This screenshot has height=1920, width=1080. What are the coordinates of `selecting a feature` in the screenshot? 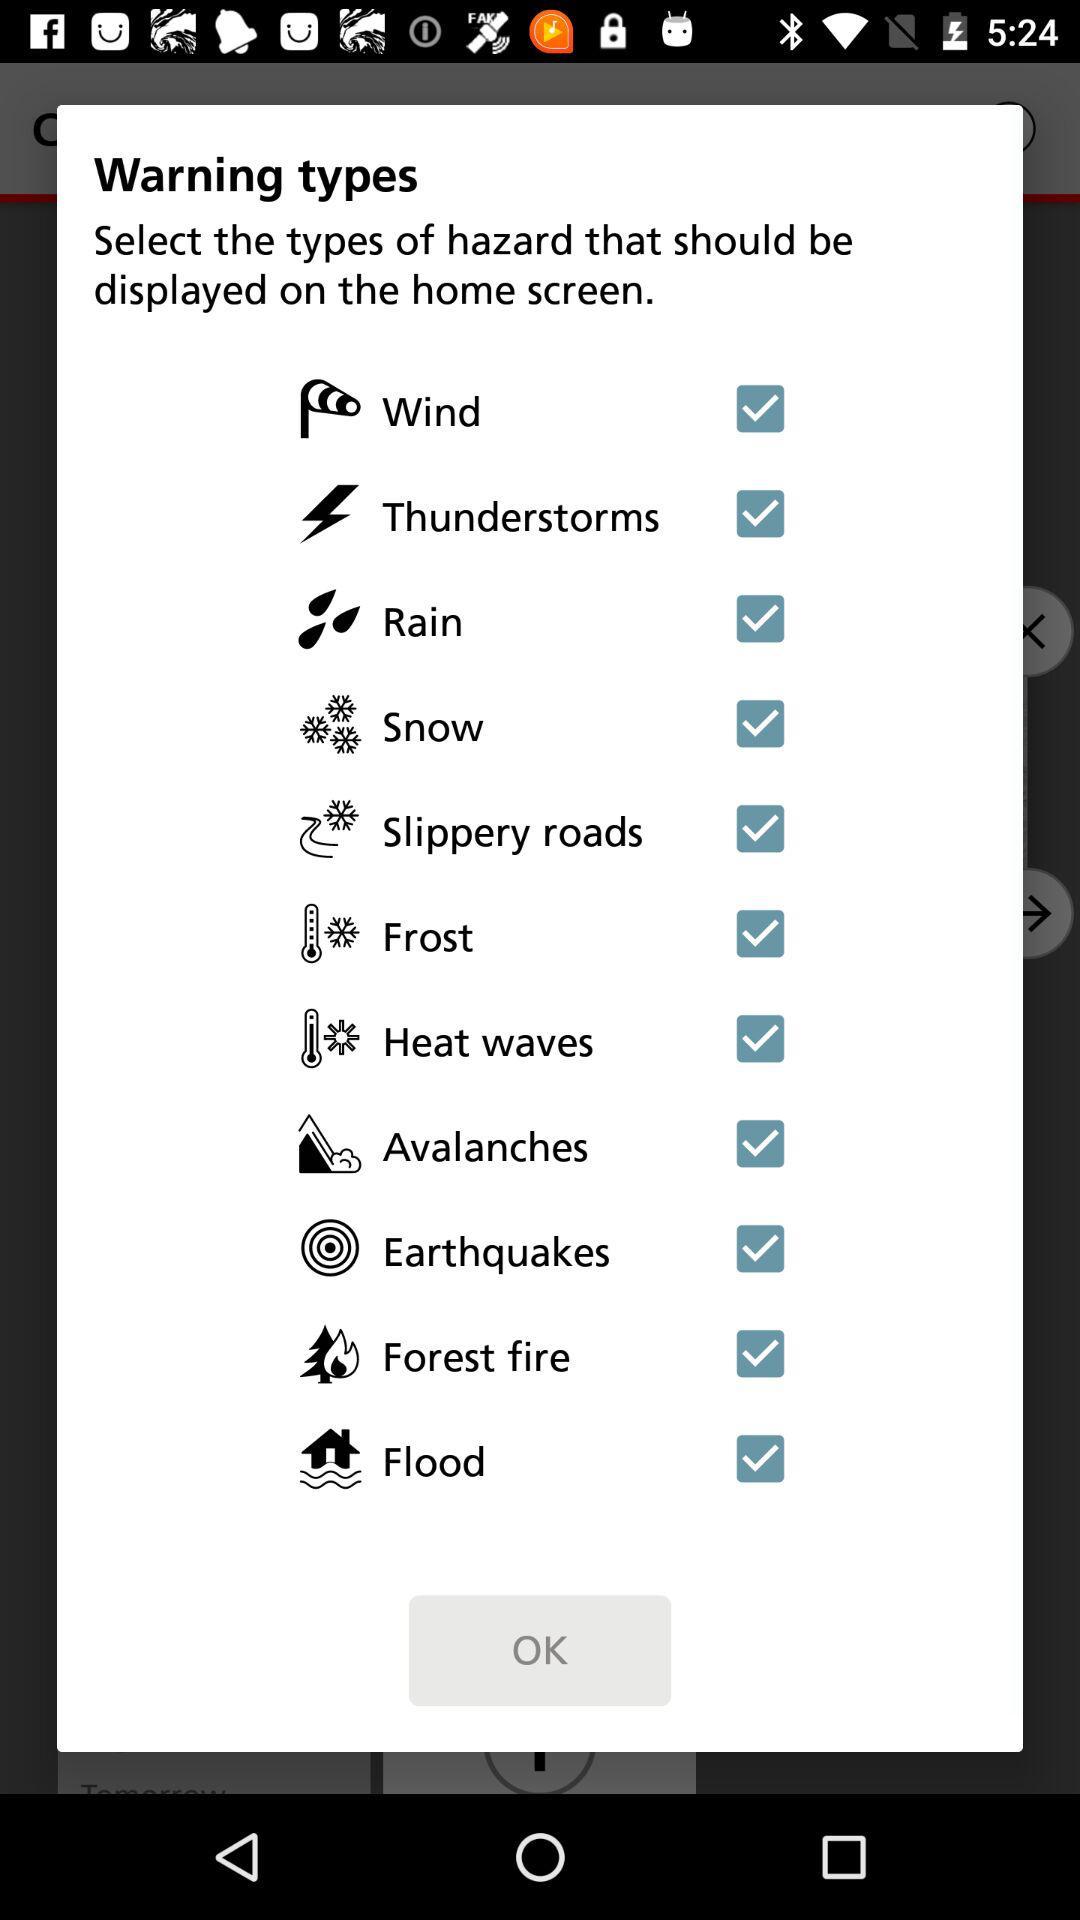 It's located at (760, 932).